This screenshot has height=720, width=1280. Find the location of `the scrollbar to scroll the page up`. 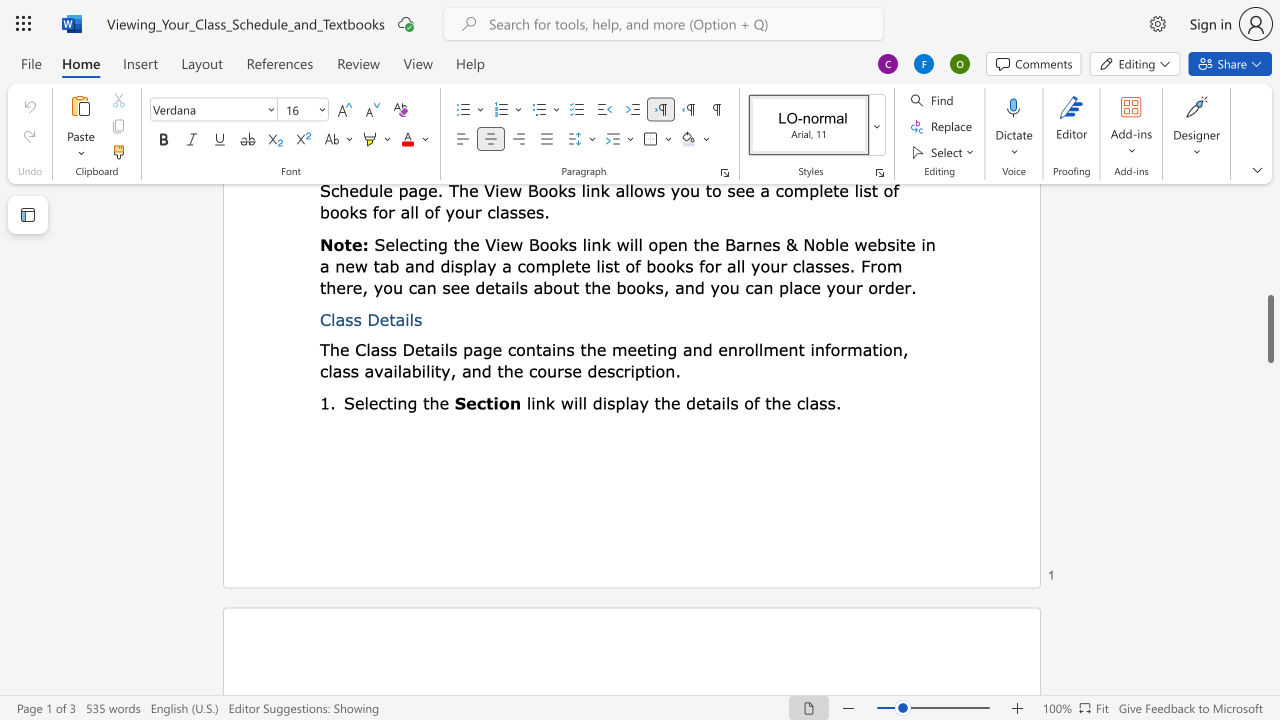

the scrollbar to scroll the page up is located at coordinates (1269, 290).